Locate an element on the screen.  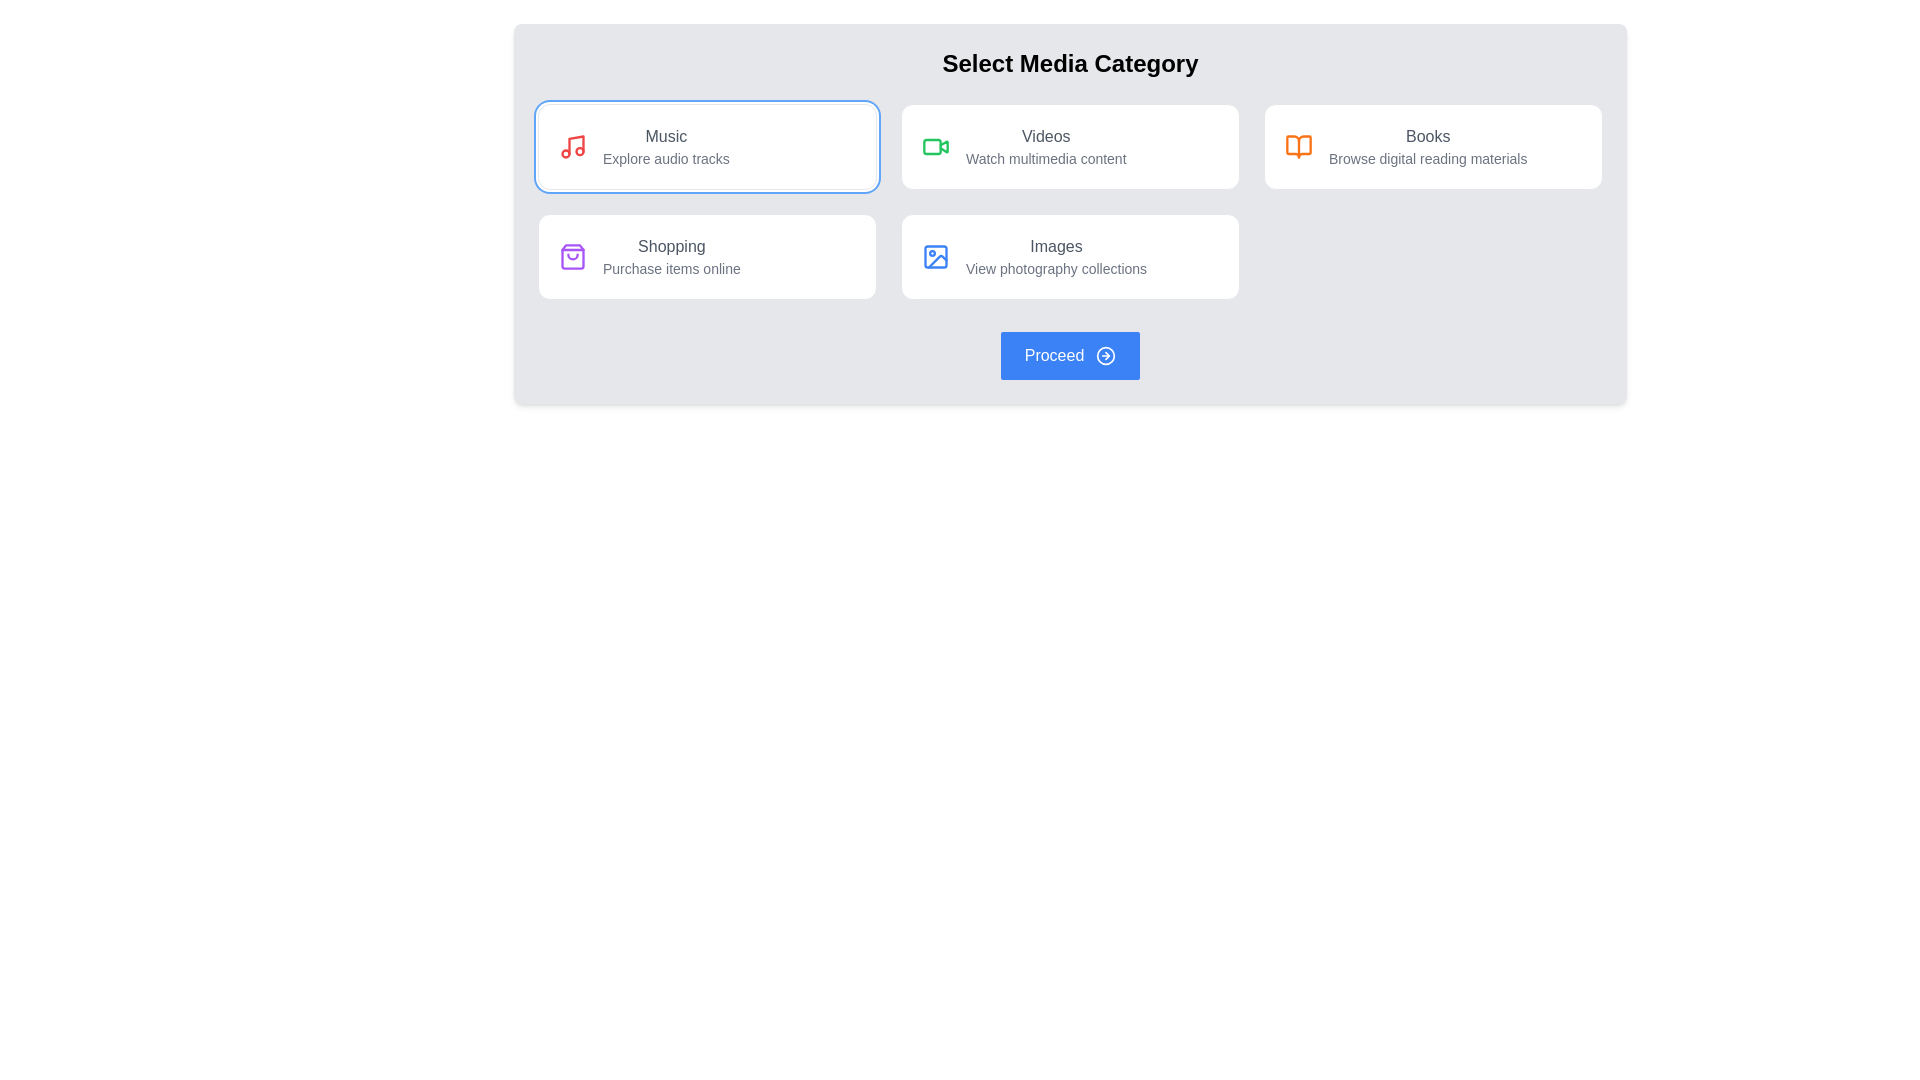
the 'Books' text label which serves as the title for the Books category and provides a clickable target for navigation is located at coordinates (1427, 136).